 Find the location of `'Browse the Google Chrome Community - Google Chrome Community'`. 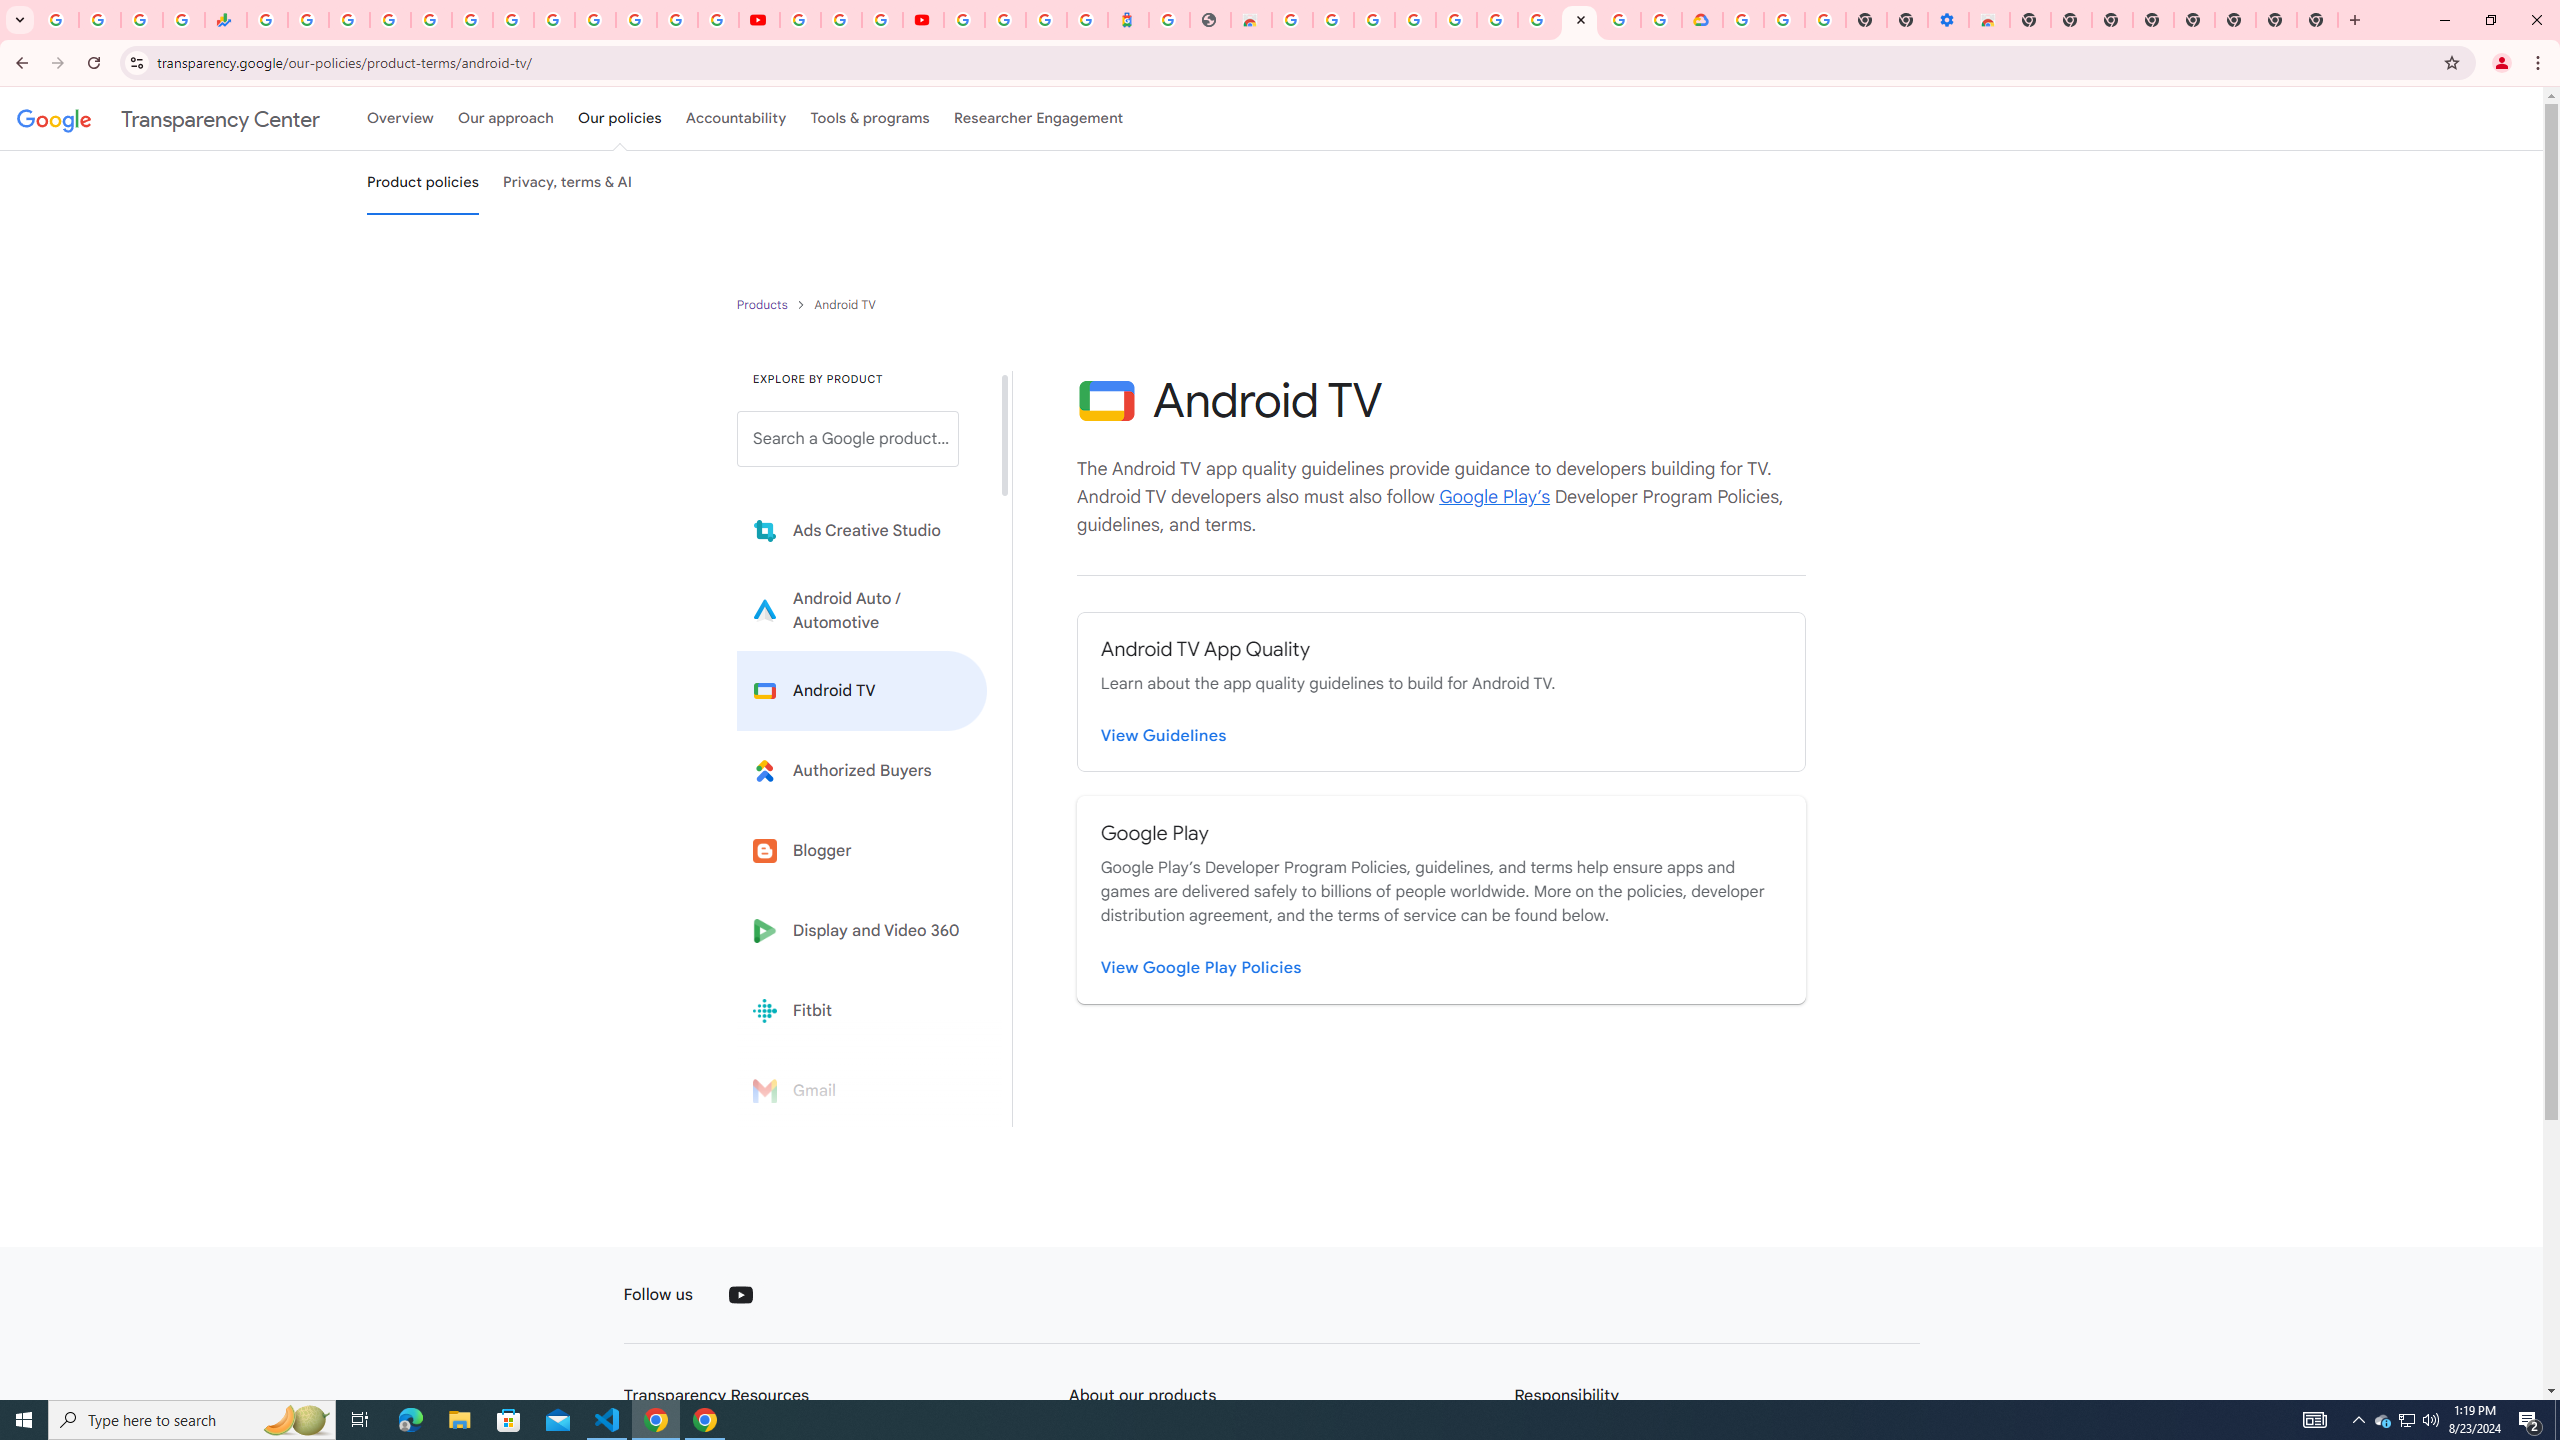

'Browse the Google Chrome Community - Google Chrome Community' is located at coordinates (1662, 19).